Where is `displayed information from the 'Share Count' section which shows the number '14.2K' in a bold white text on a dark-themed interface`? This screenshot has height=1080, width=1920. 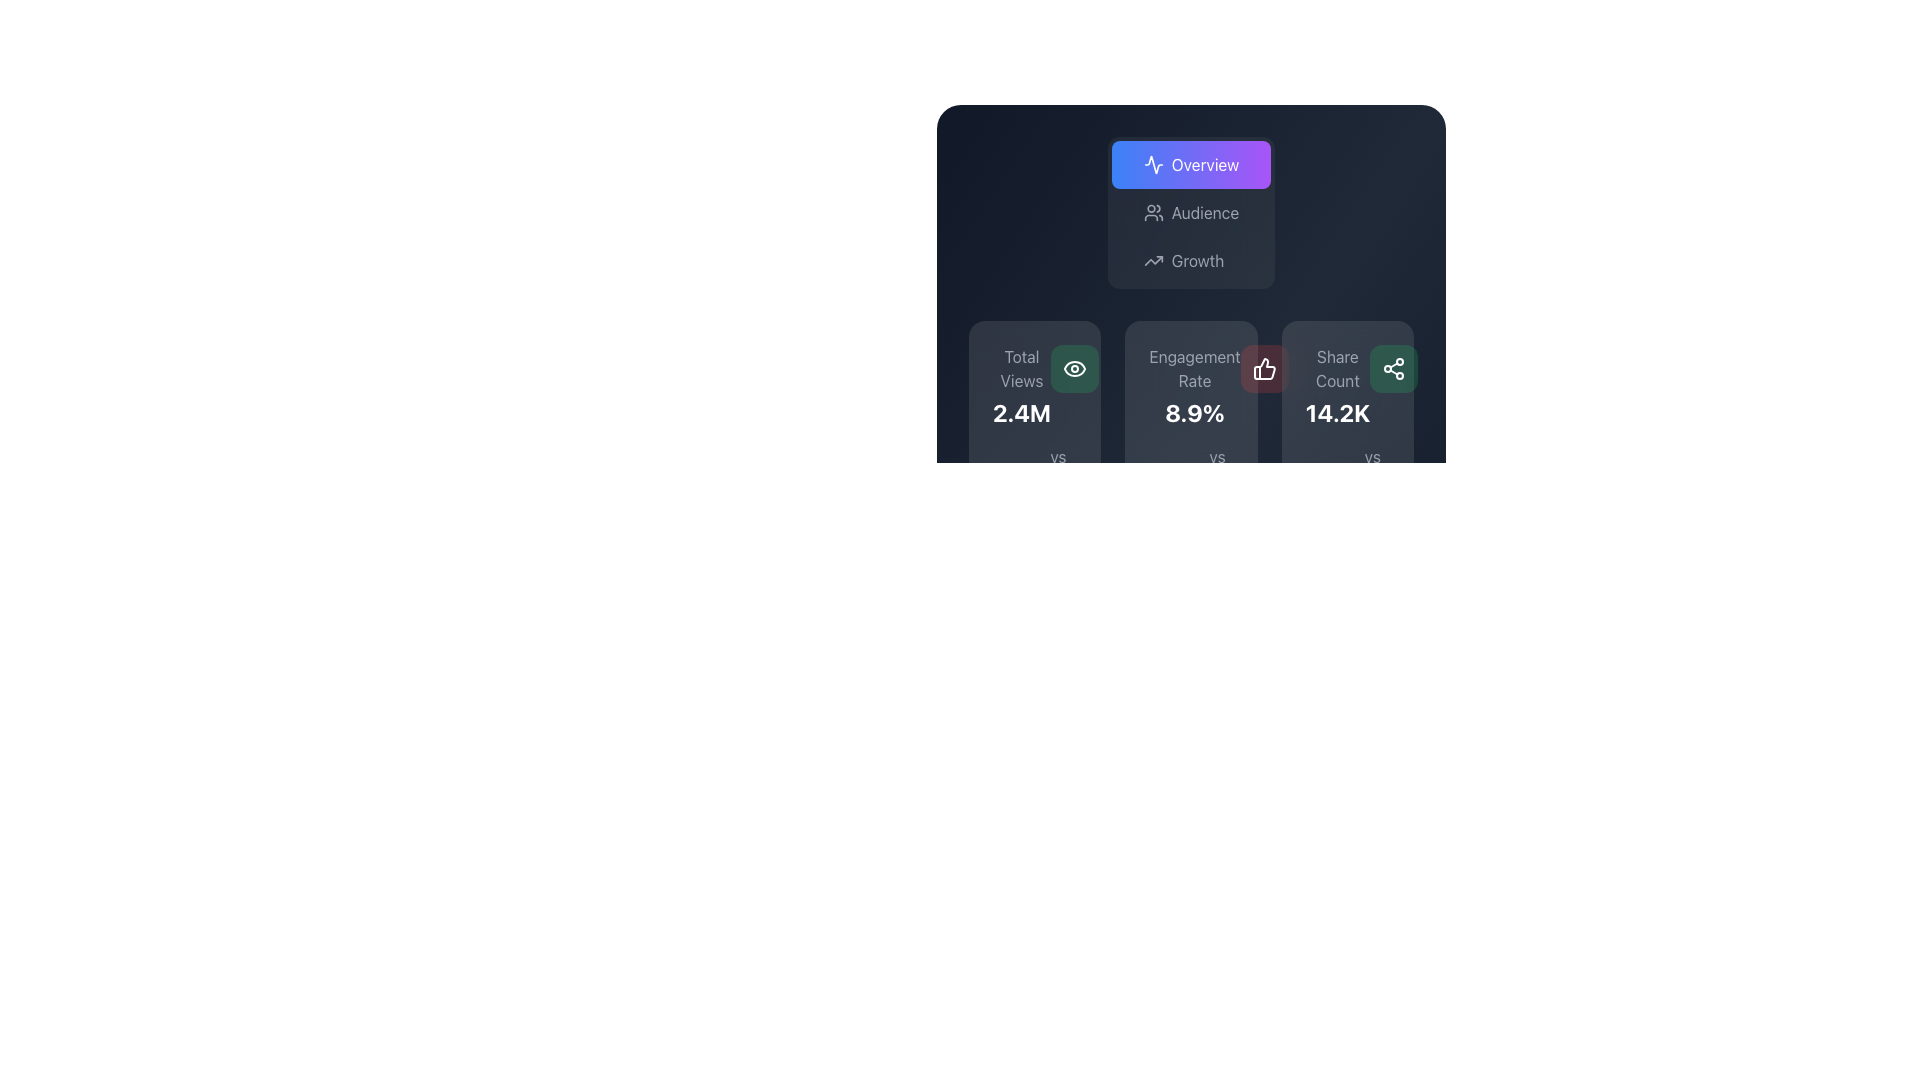
displayed information from the 'Share Count' section which shows the number '14.2K' in a bold white text on a dark-themed interface is located at coordinates (1337, 386).